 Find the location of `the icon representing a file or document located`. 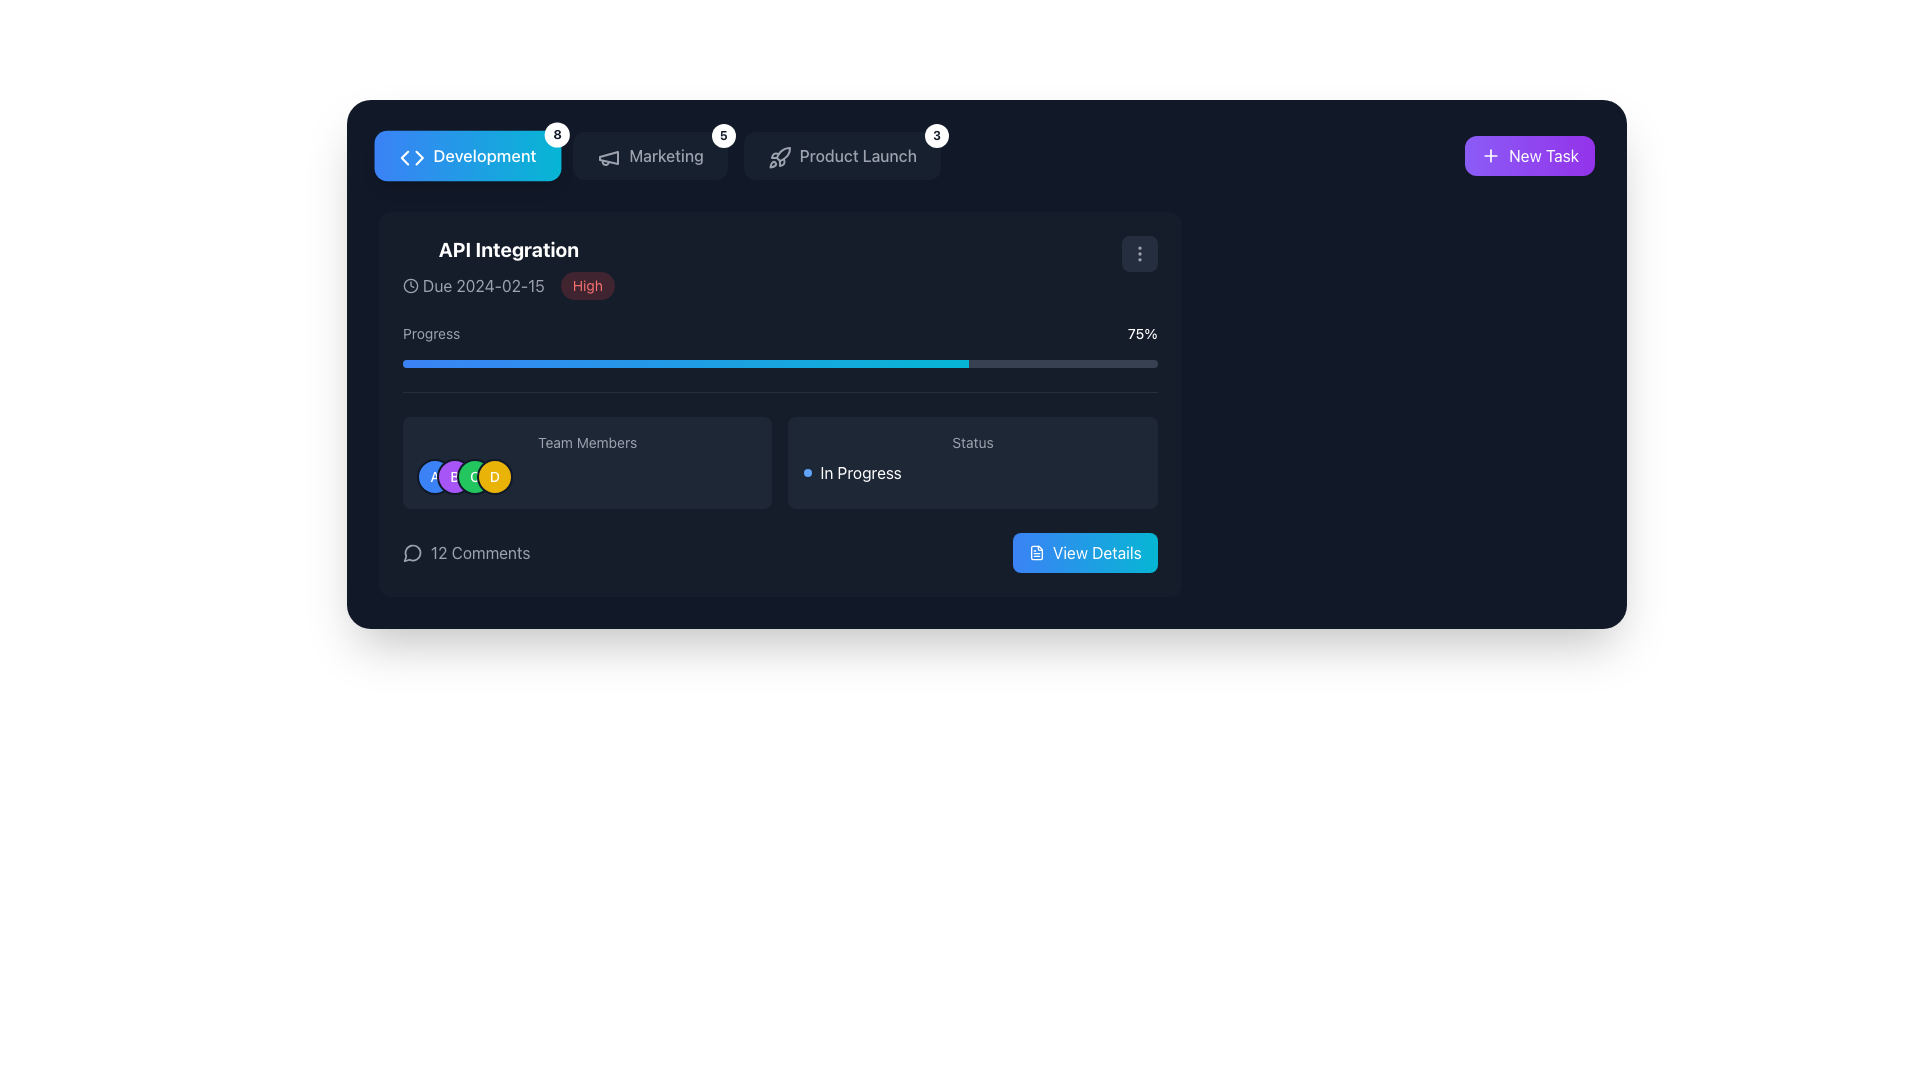

the icon representing a file or document located is located at coordinates (1036, 552).